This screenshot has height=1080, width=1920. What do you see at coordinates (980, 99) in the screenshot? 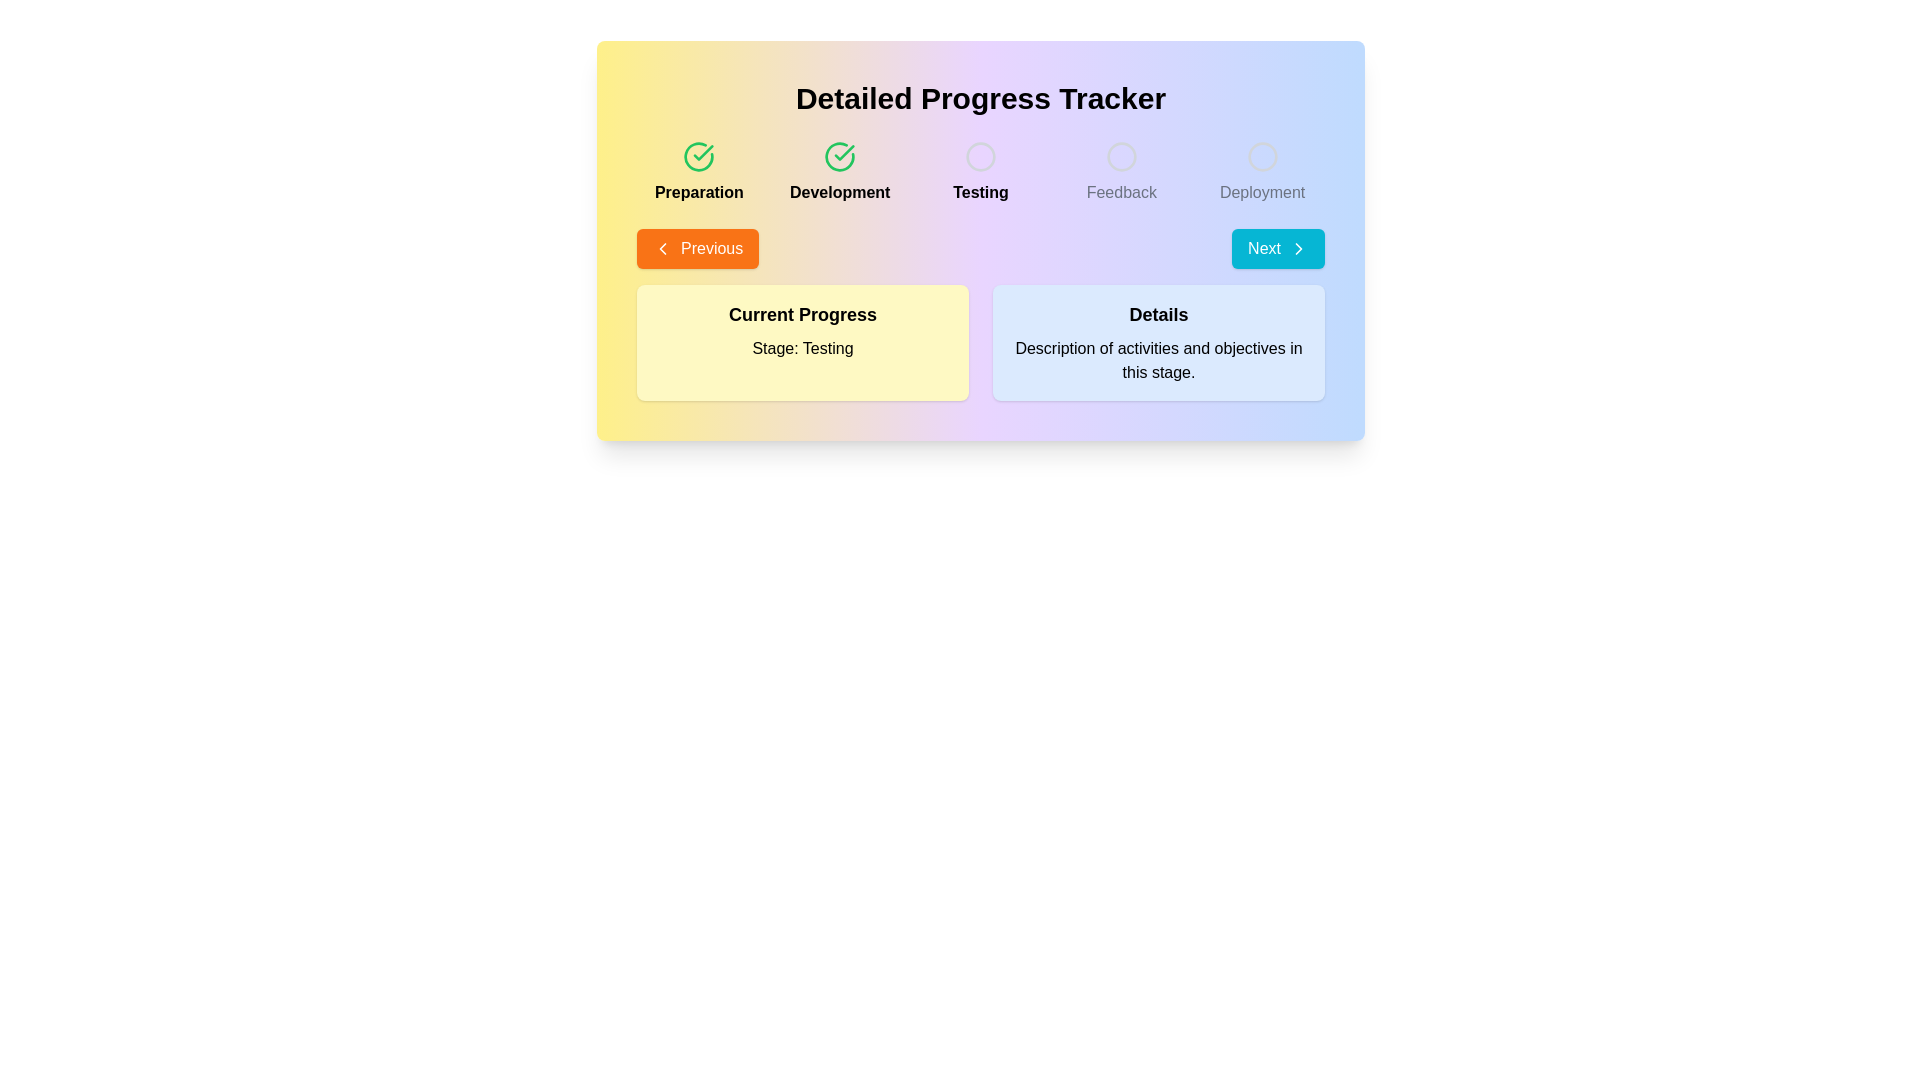
I see `the 'Detailed Progress Tracker' header, which is prominently displayed at the top of the panel with bold text in a large, centered font` at bounding box center [980, 99].